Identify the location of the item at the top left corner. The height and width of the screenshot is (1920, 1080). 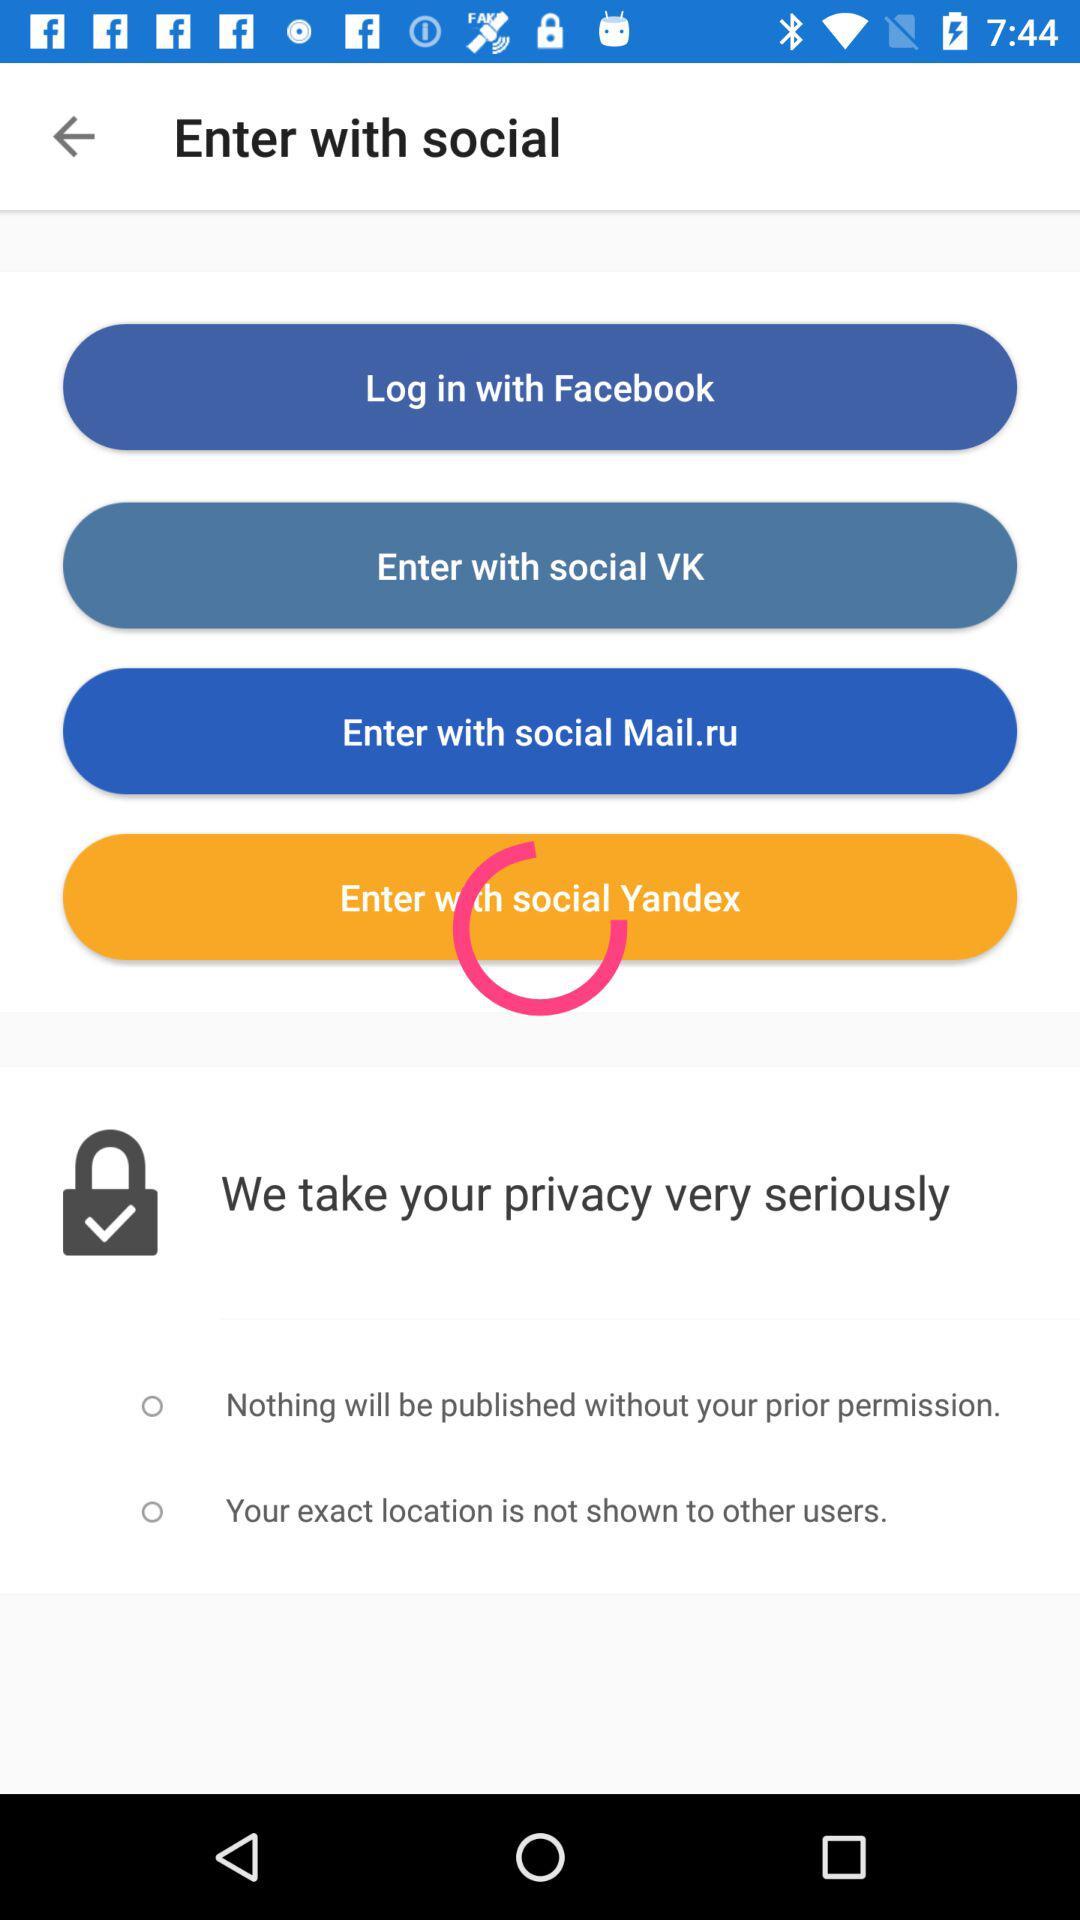
(72, 135).